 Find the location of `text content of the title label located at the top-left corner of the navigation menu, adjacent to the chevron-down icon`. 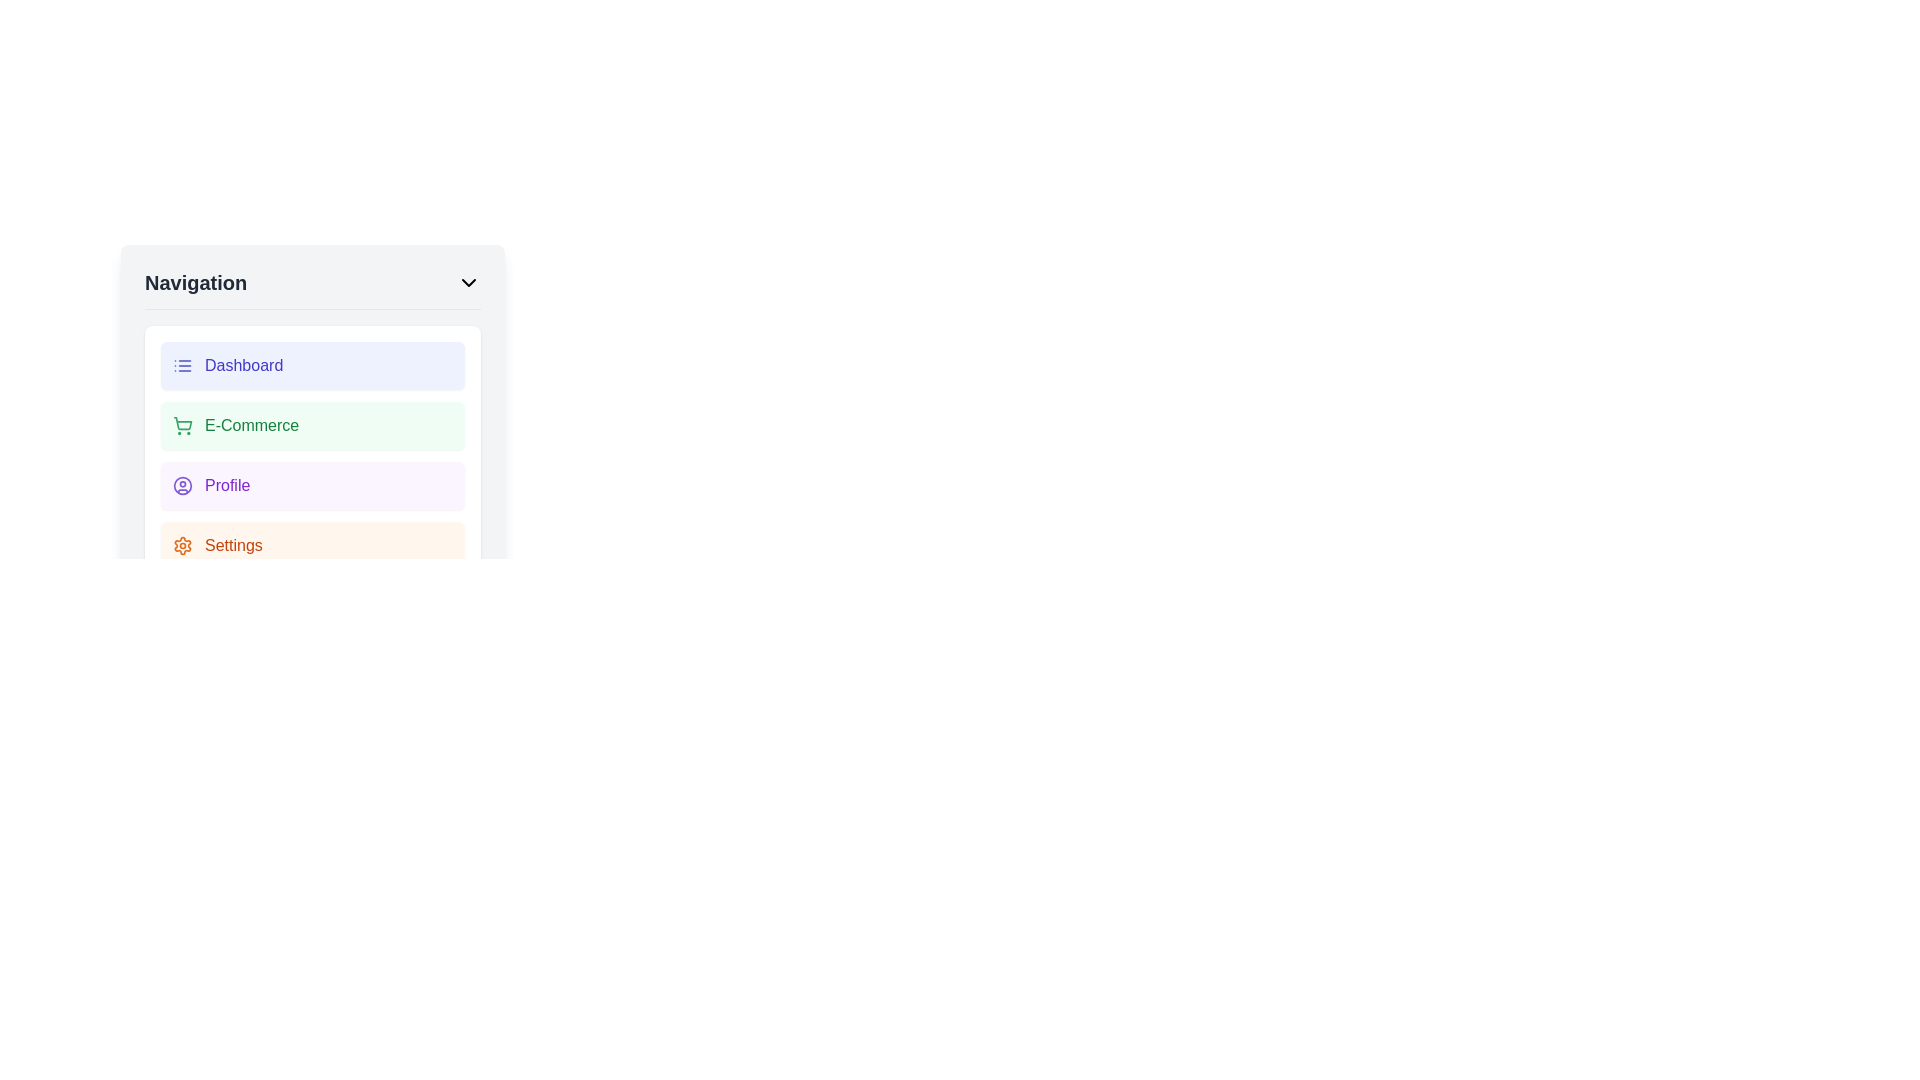

text content of the title label located at the top-left corner of the navigation menu, adjacent to the chevron-down icon is located at coordinates (196, 282).